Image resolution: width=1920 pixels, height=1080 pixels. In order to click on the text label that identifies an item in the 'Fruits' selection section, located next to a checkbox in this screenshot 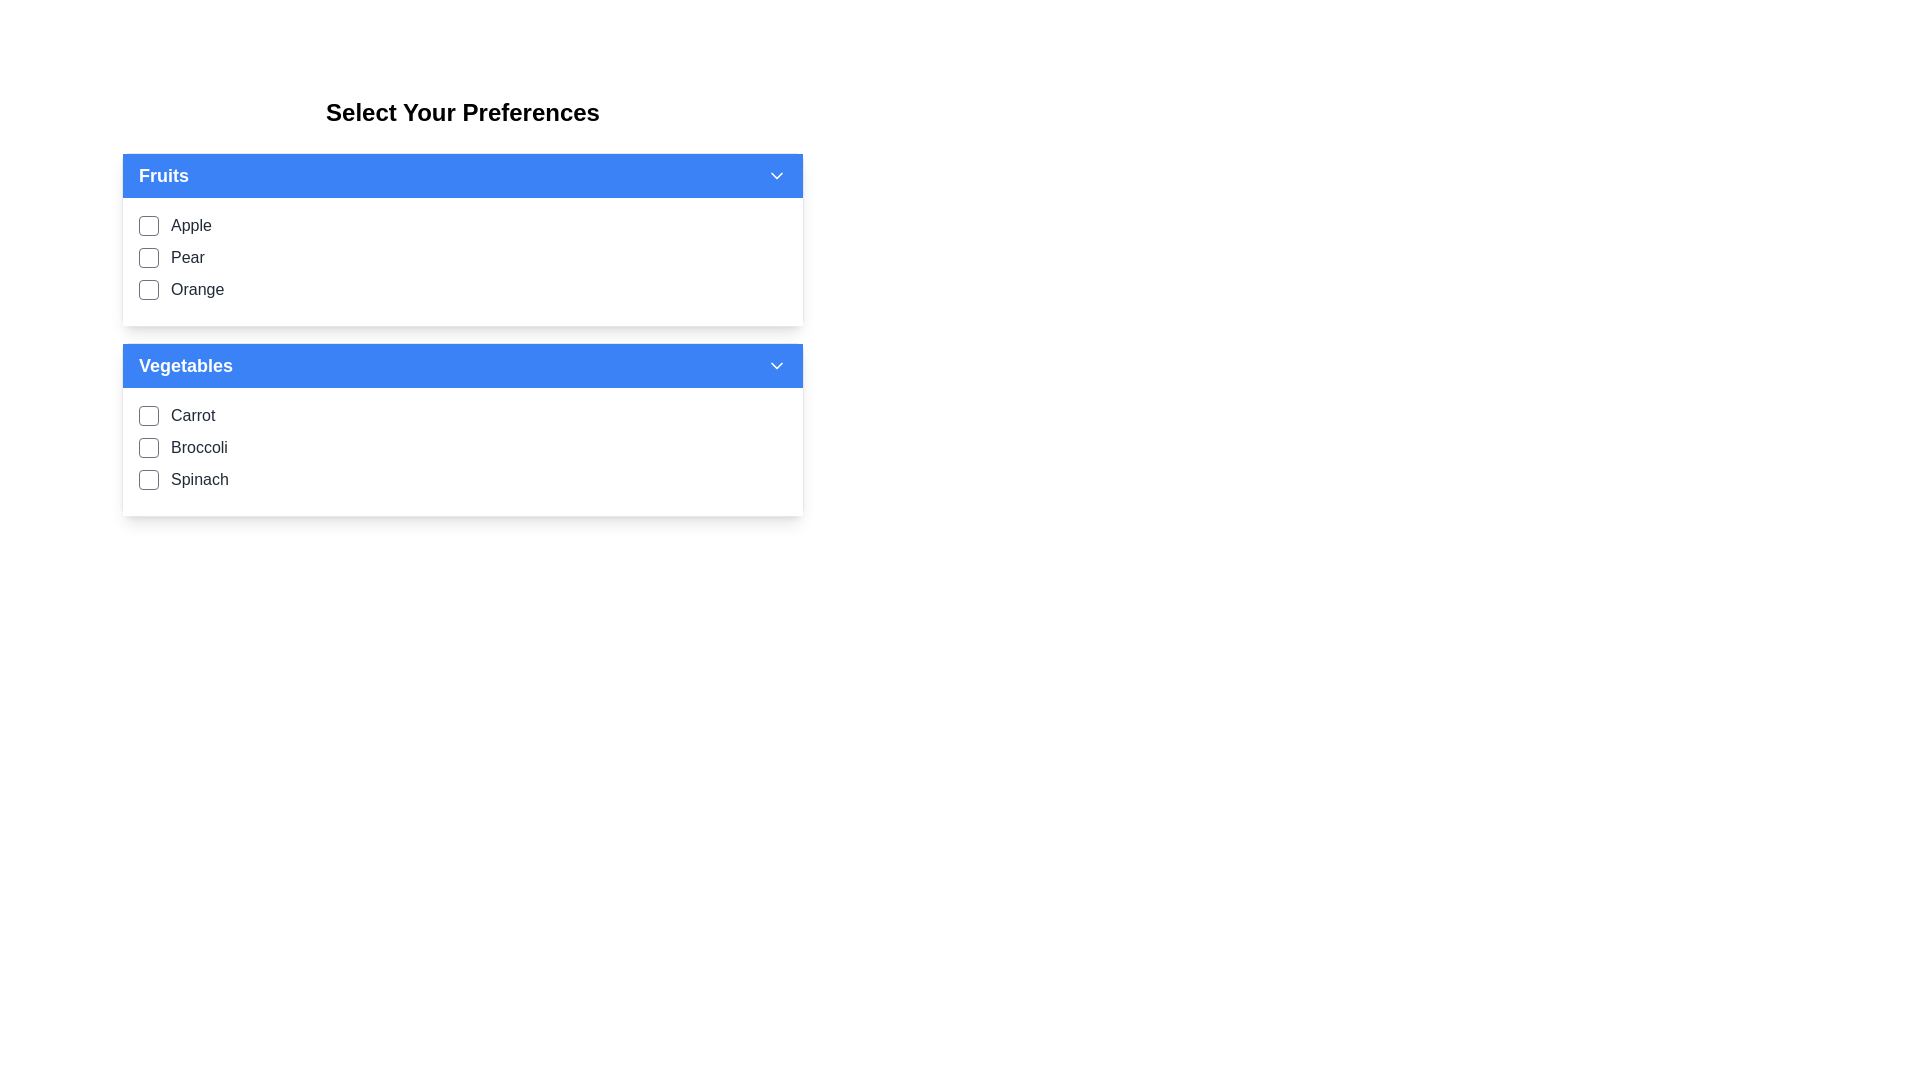, I will do `click(197, 289)`.